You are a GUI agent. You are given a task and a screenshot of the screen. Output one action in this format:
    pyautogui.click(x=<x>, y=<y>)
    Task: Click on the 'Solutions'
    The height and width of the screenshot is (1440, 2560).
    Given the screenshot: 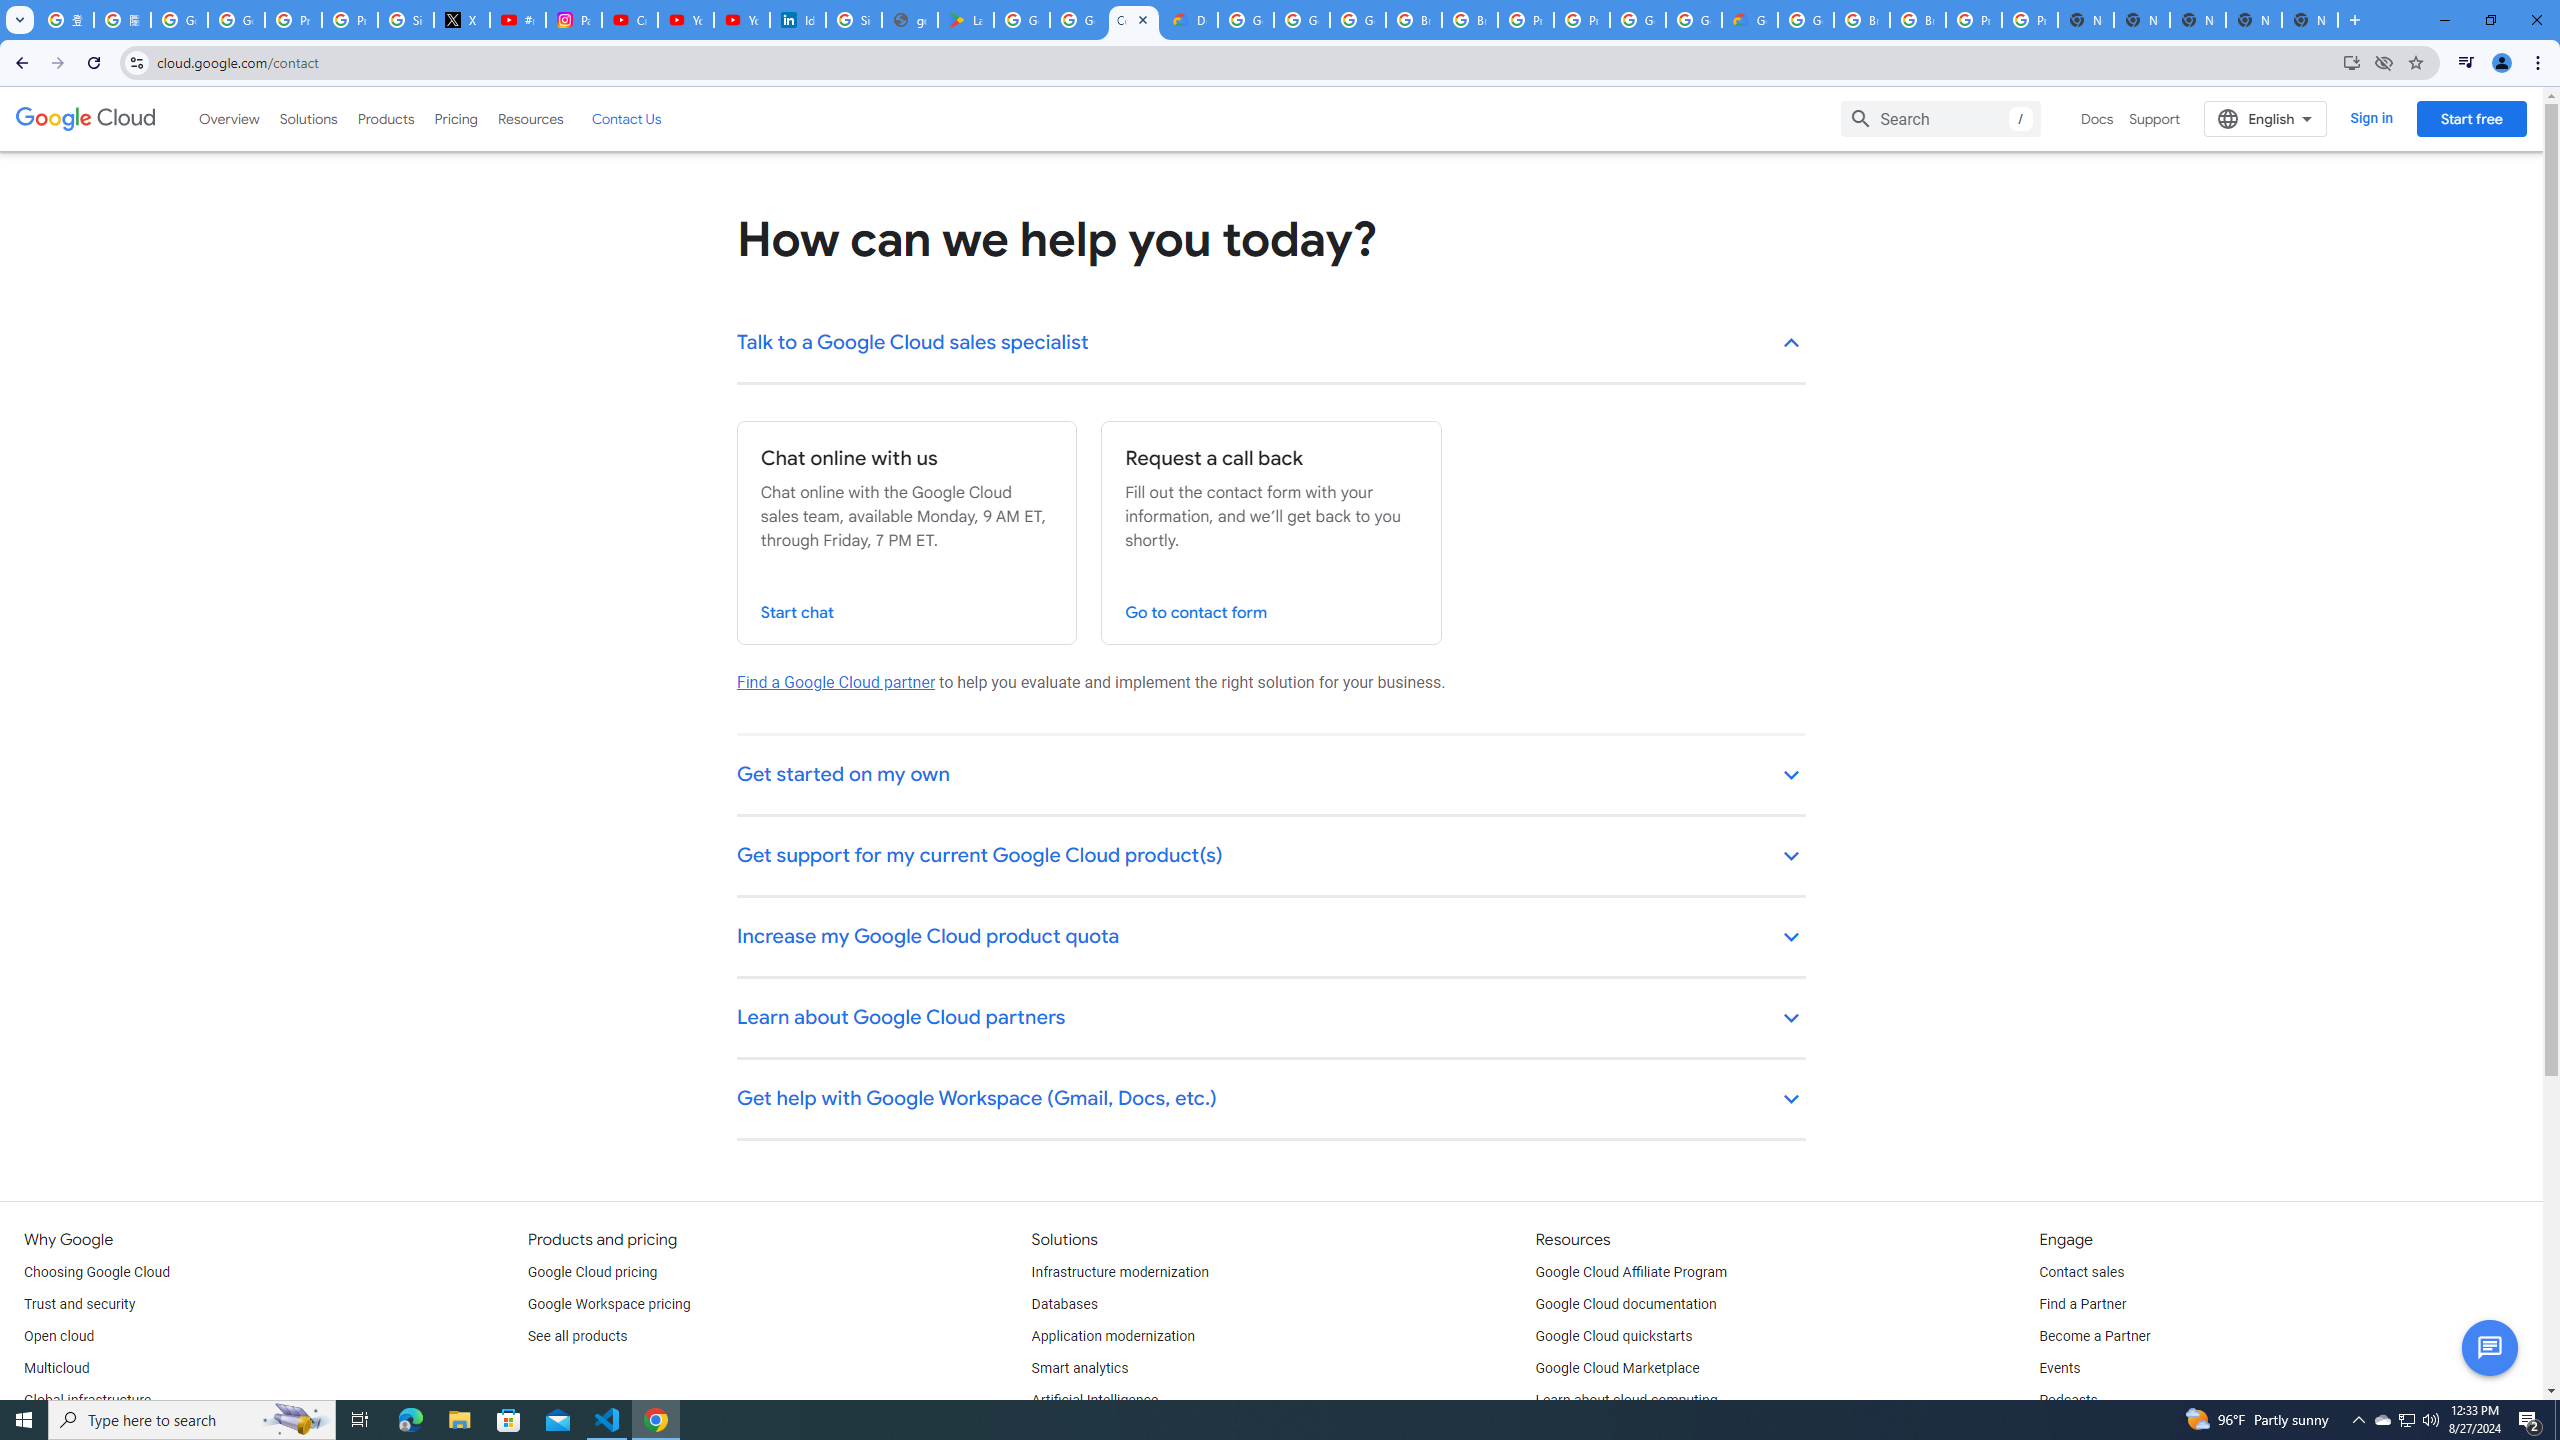 What is the action you would take?
    pyautogui.click(x=307, y=118)
    